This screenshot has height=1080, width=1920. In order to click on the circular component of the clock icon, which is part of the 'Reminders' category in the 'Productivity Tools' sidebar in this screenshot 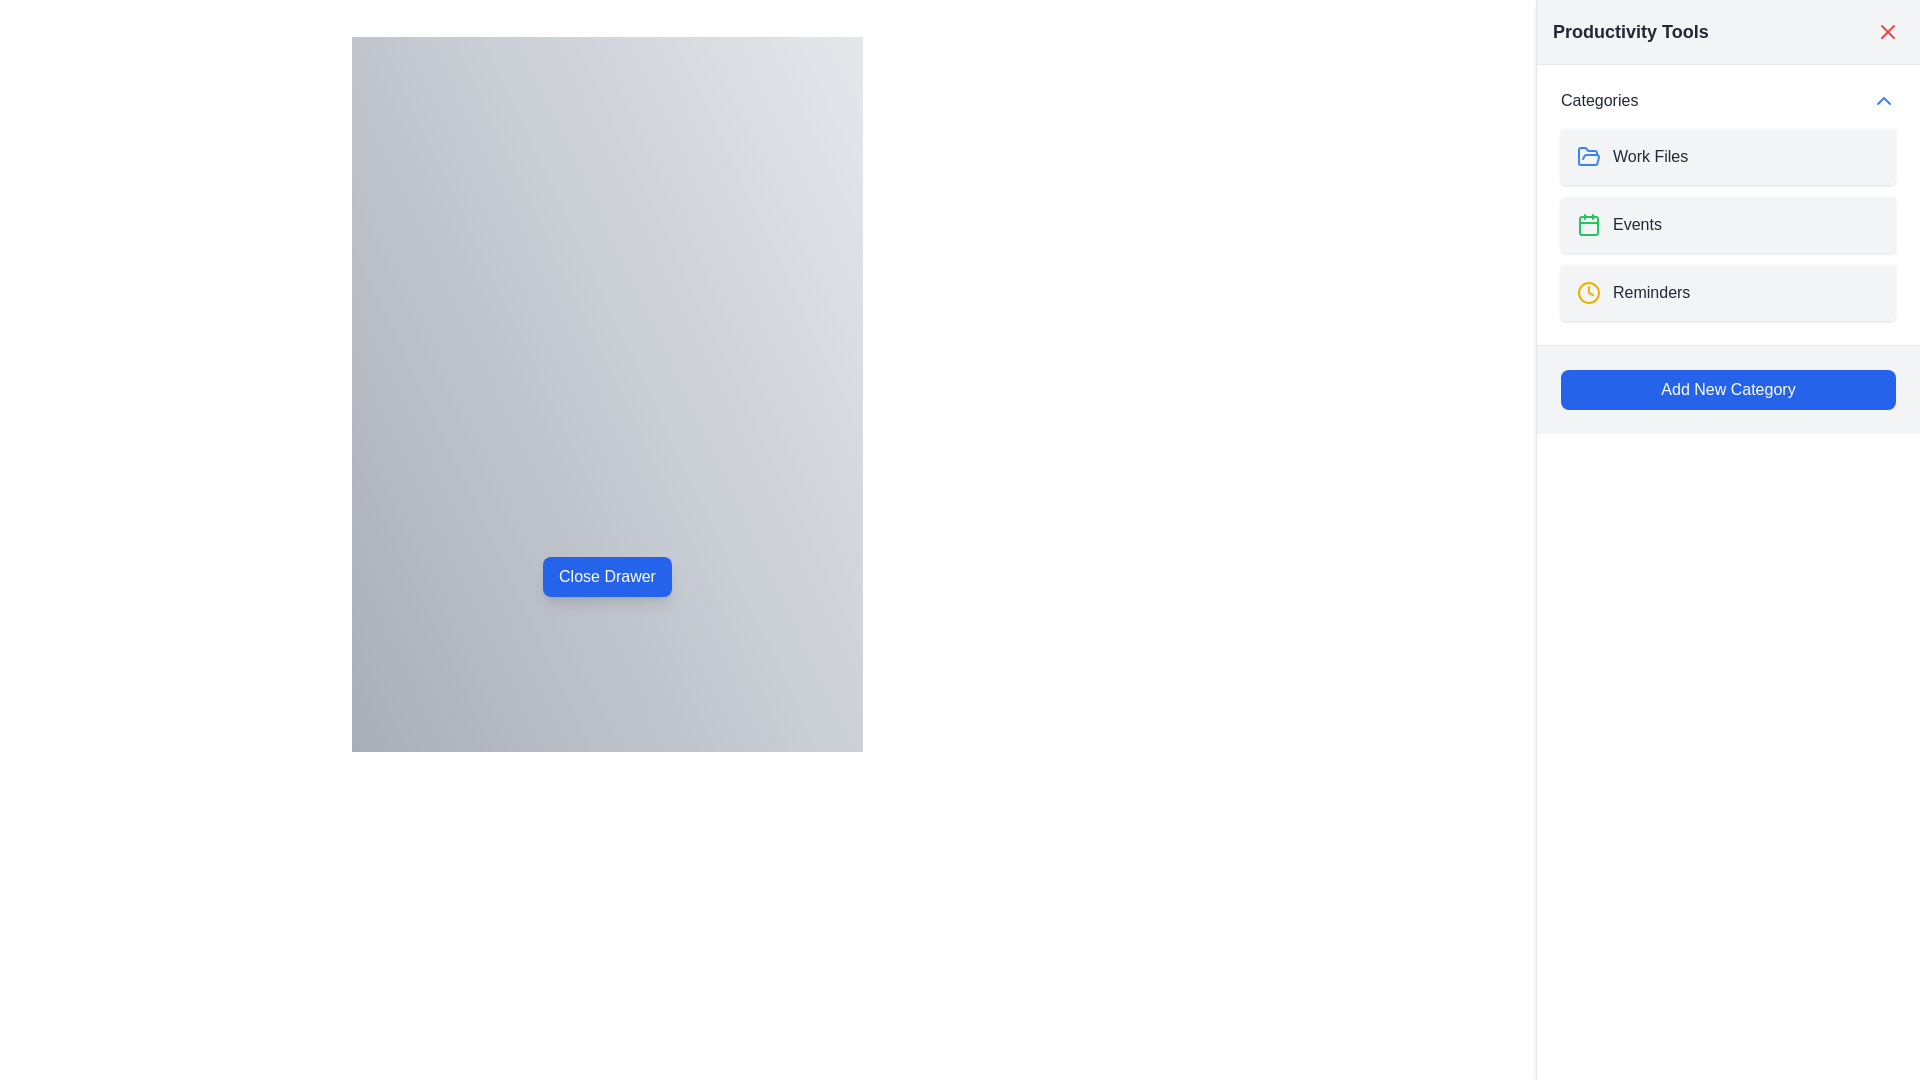, I will do `click(1587, 293)`.